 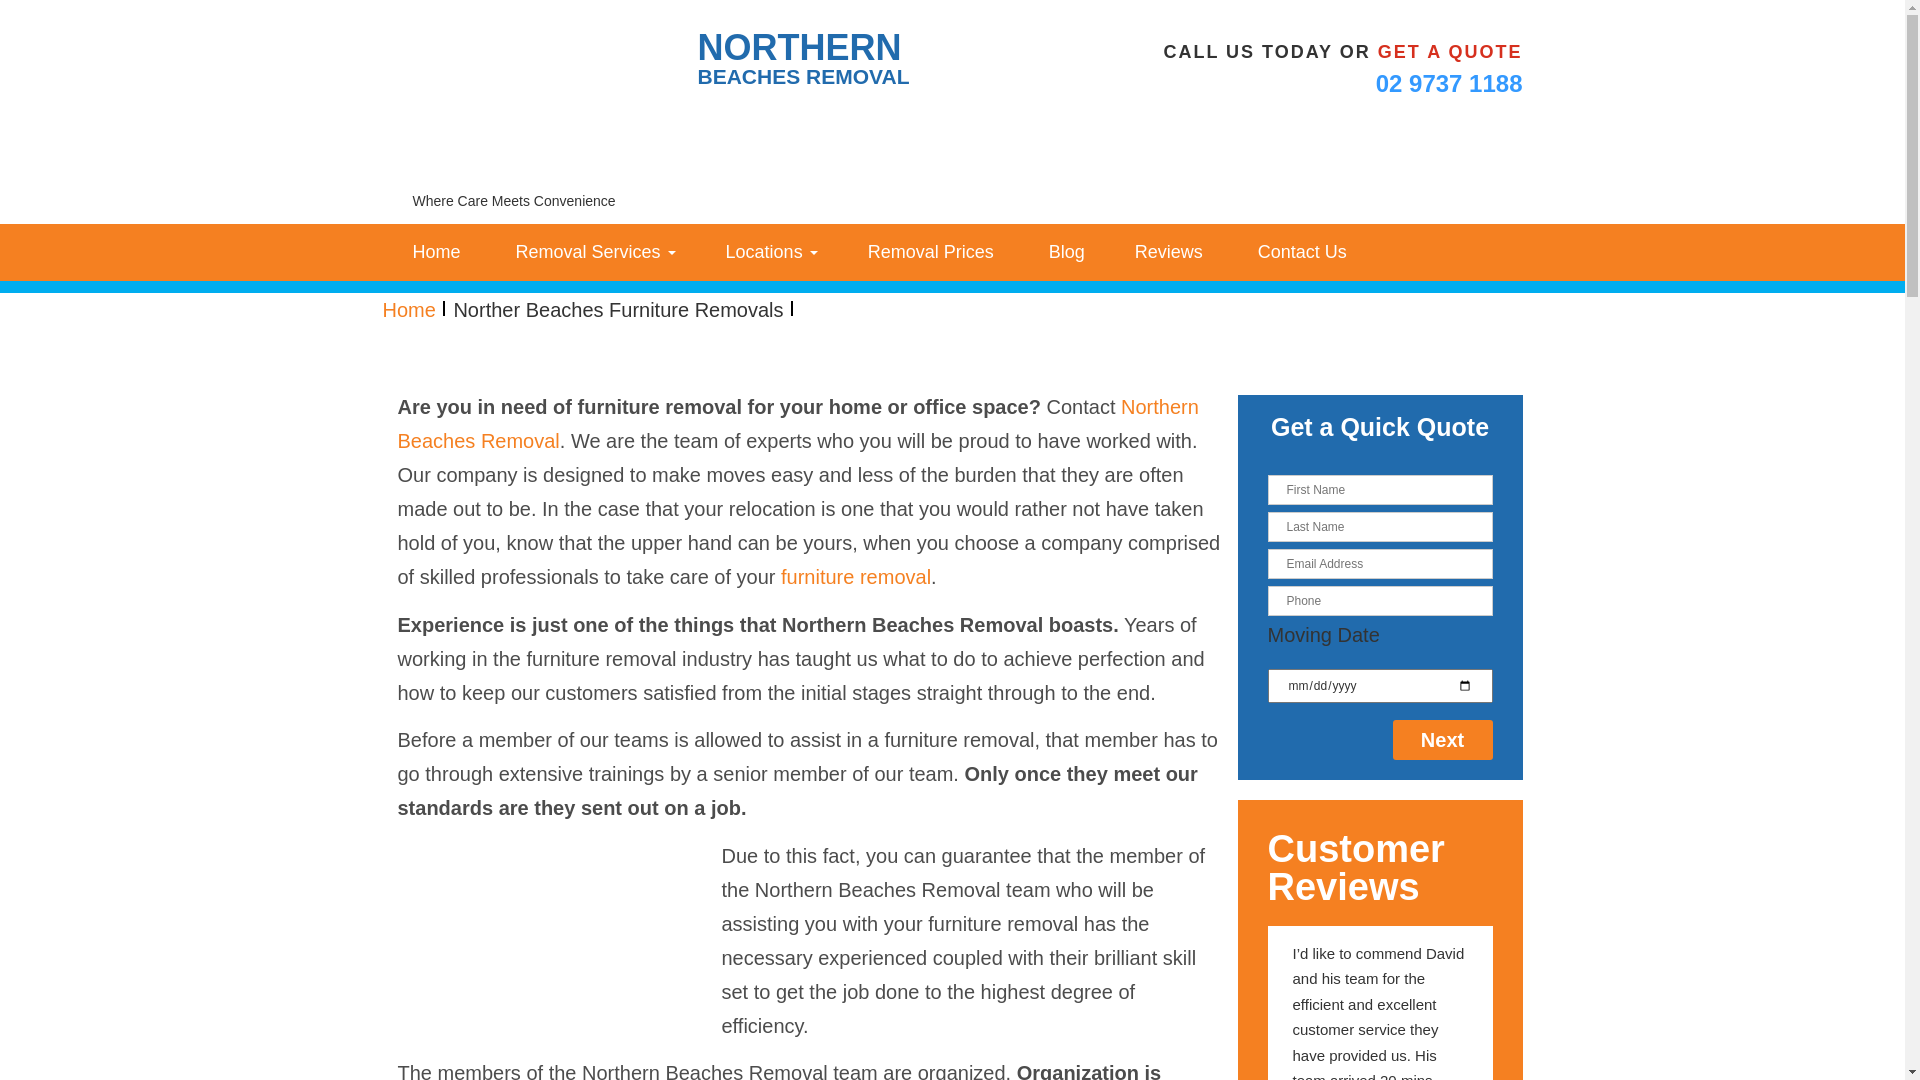 I want to click on 'GET A QUOTE', so click(x=1376, y=50).